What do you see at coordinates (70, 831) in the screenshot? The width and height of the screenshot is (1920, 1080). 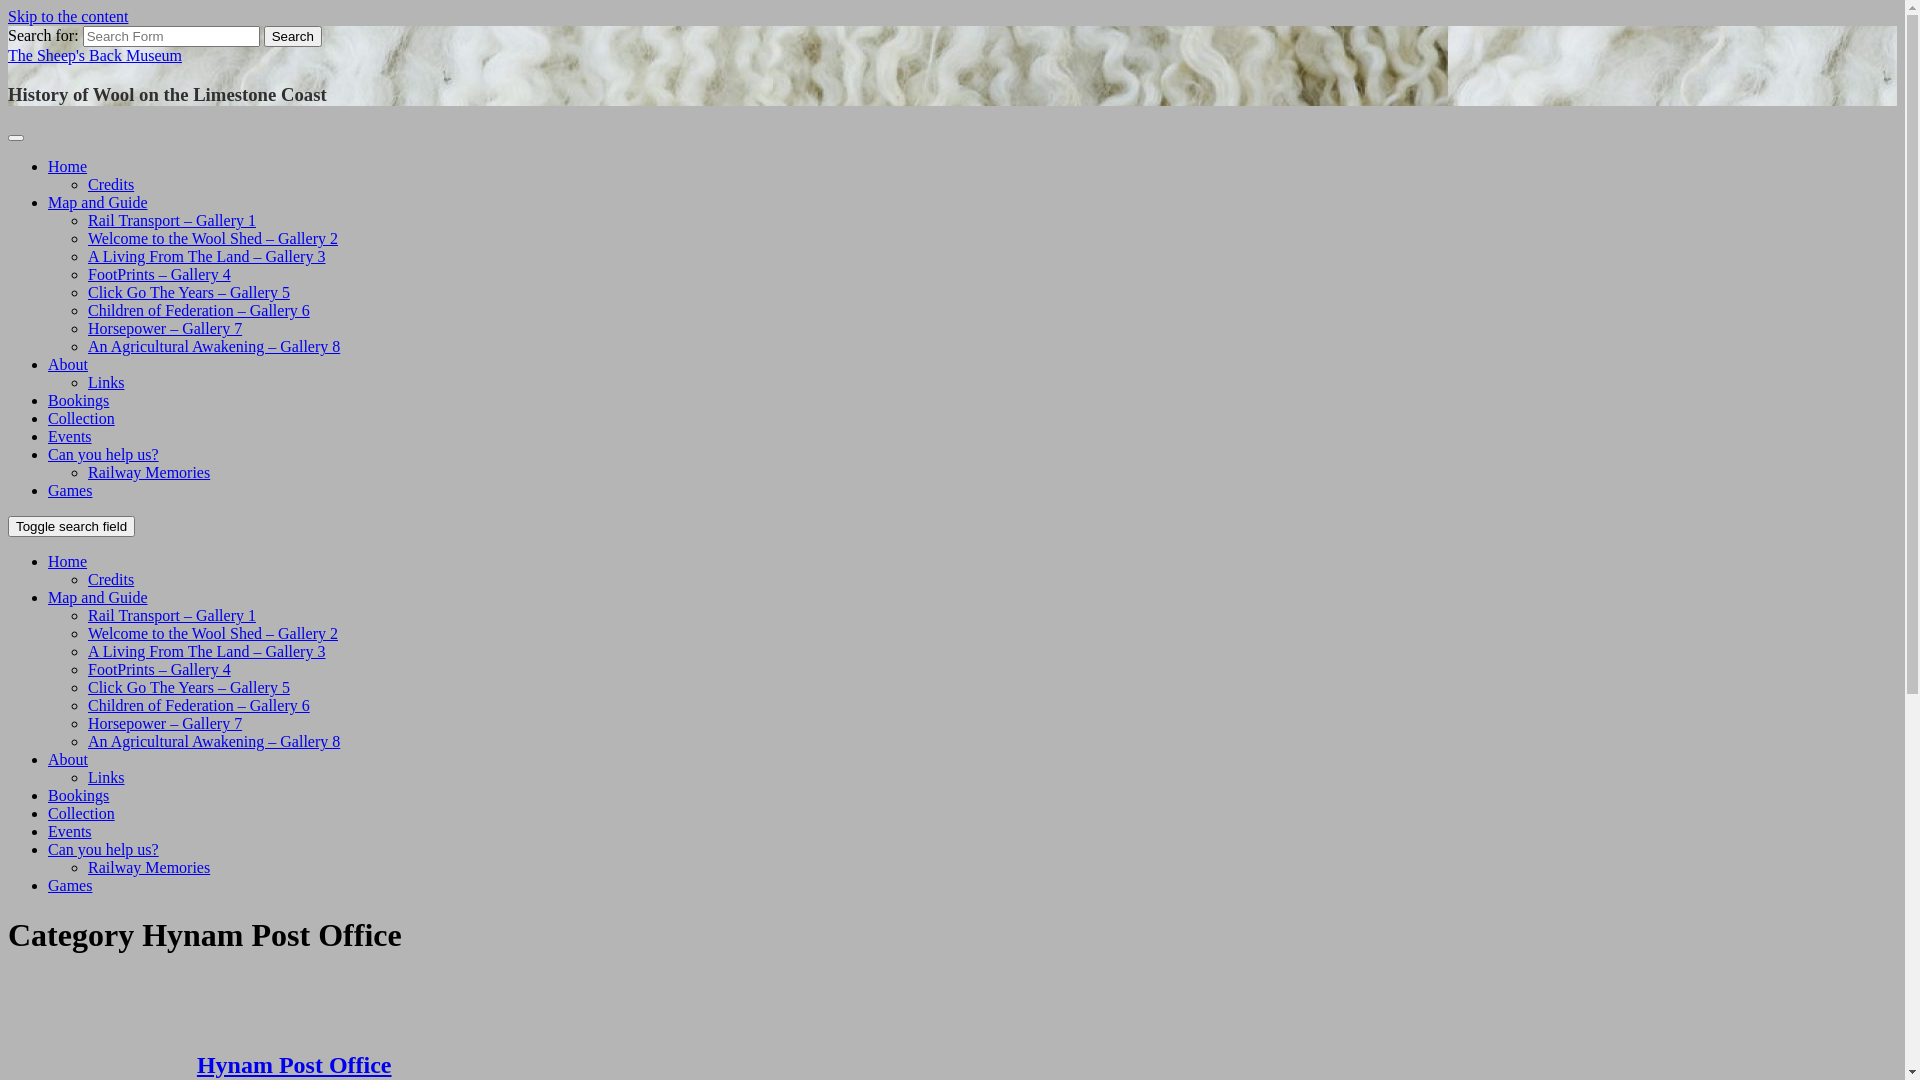 I see `'Events'` at bounding box center [70, 831].